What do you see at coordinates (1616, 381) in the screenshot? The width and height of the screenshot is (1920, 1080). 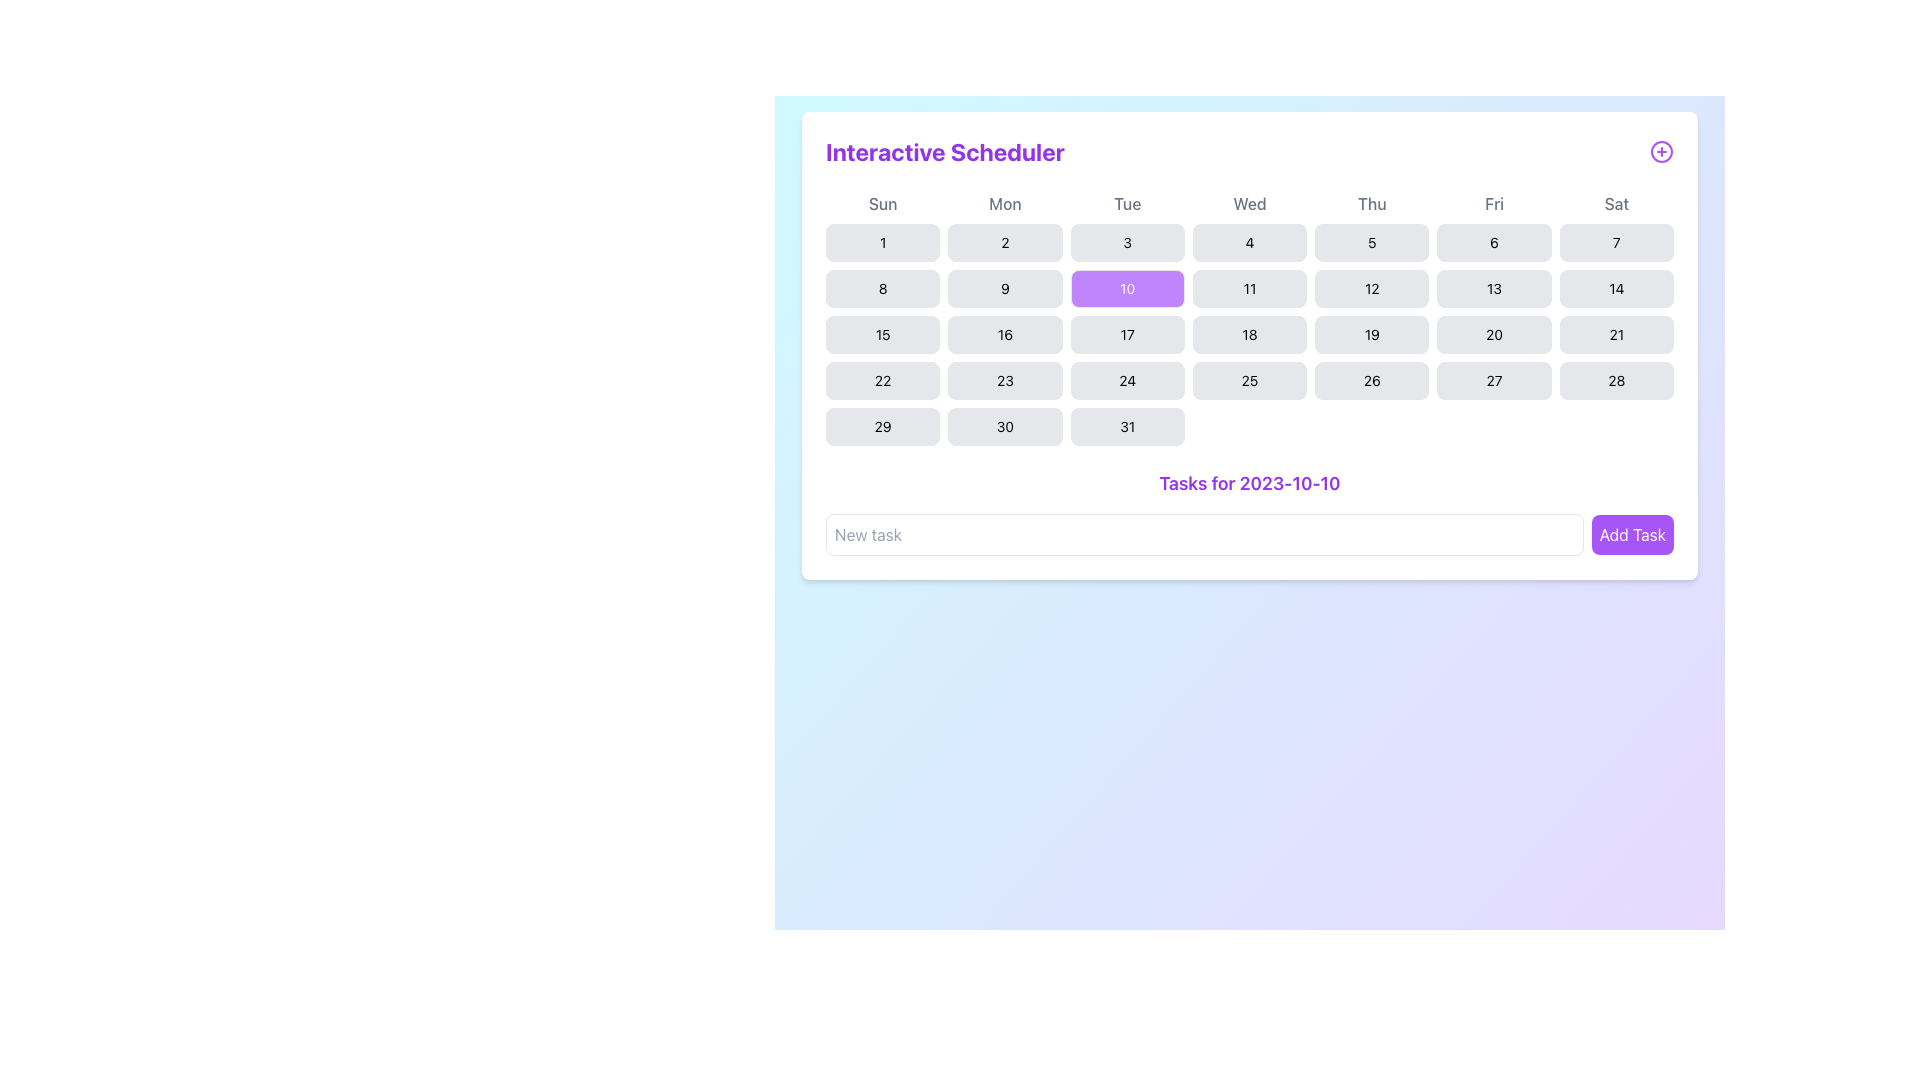 I see `the button labeled '28' in the last row of the calendar grid, positioned under the 'Sat' column header` at bounding box center [1616, 381].